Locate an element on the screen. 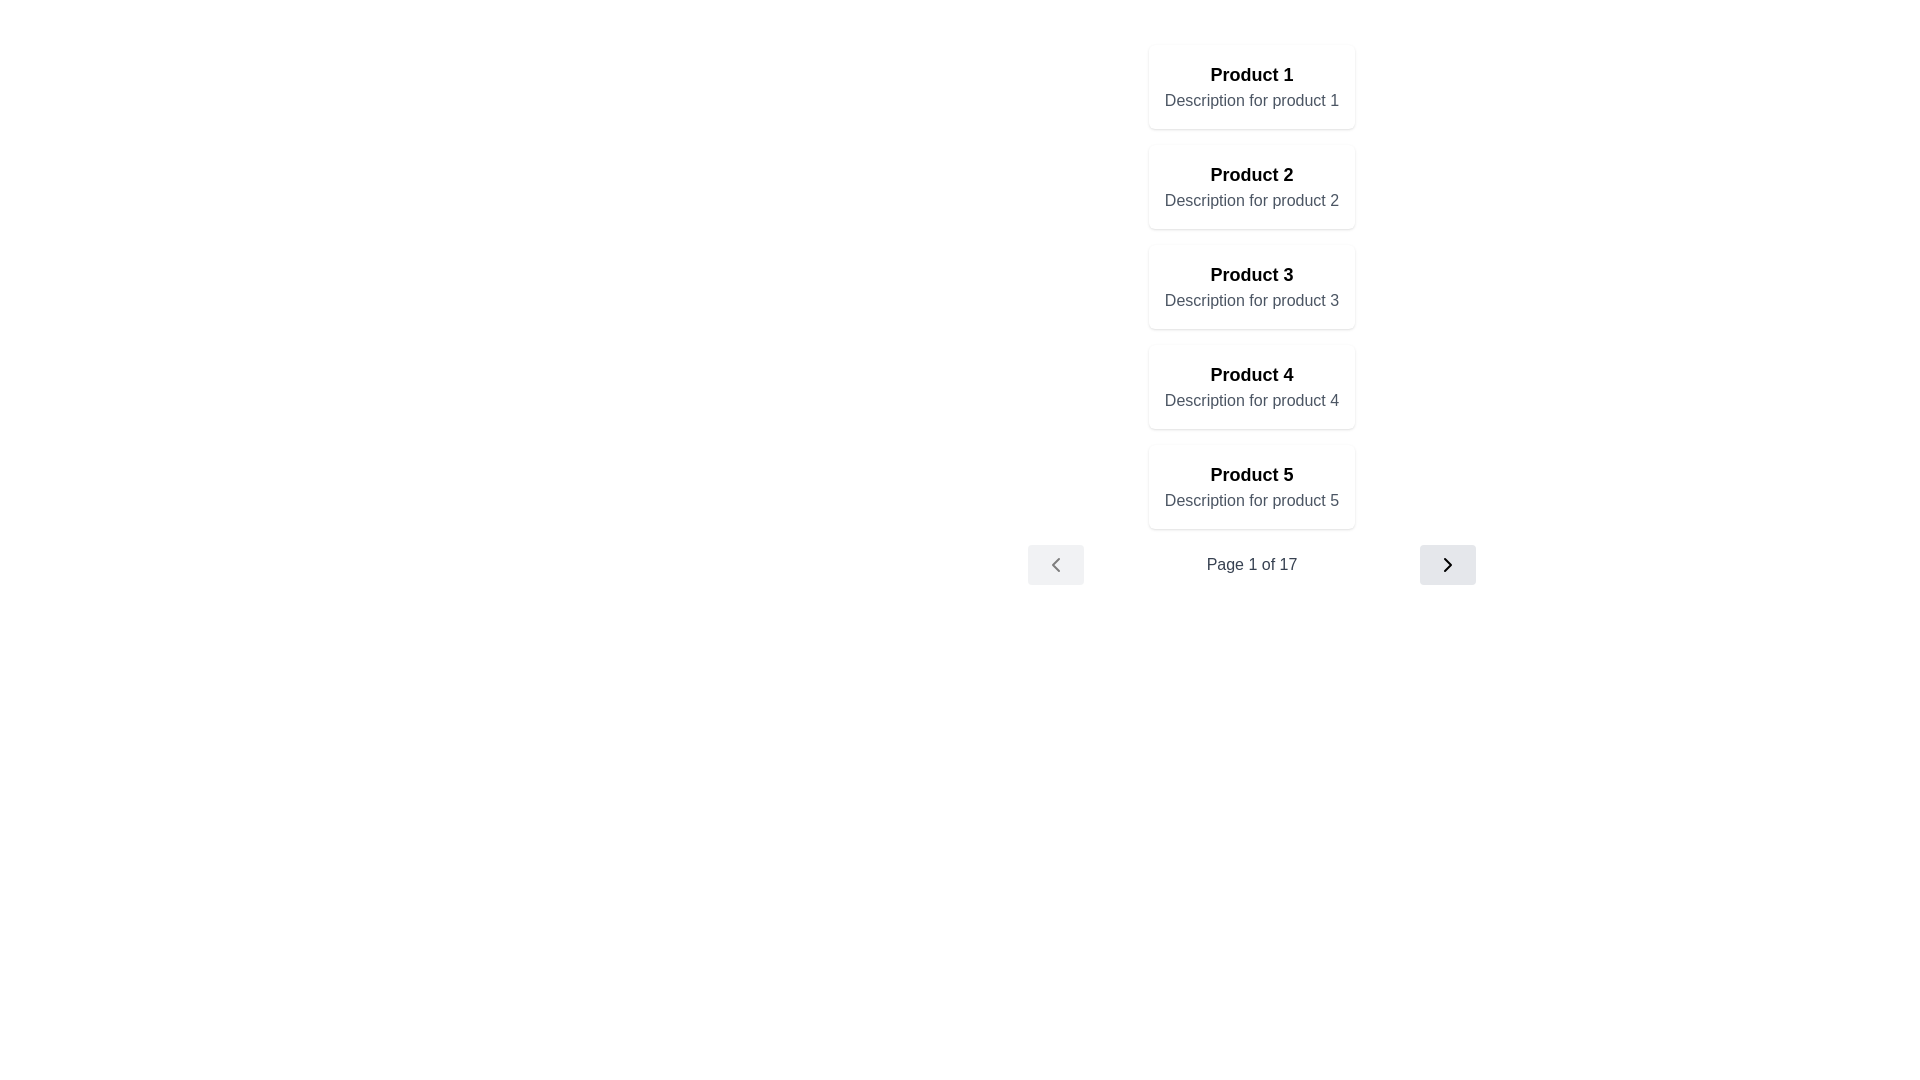 This screenshot has height=1080, width=1920. text label indicating the current page number and total number of pages, which is centered between the navigation arrows in the paginated view is located at coordinates (1251, 564).